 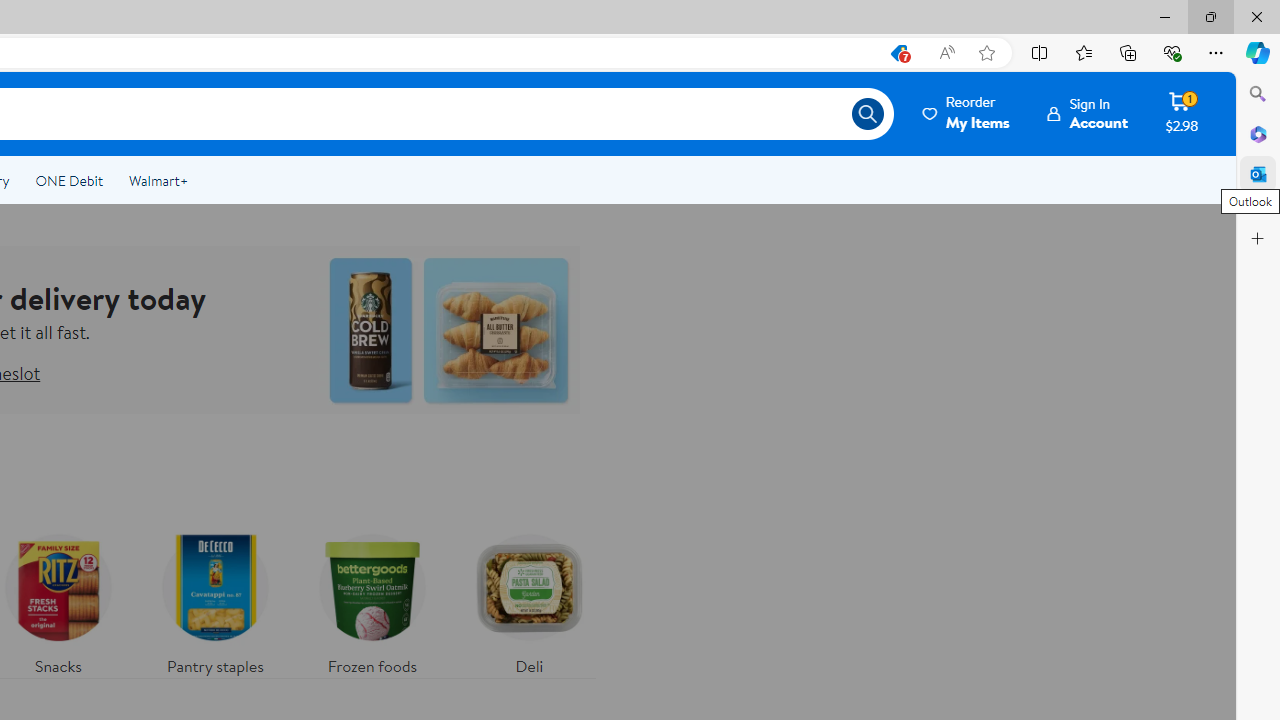 I want to click on 'Frozen foods', so click(x=371, y=598).